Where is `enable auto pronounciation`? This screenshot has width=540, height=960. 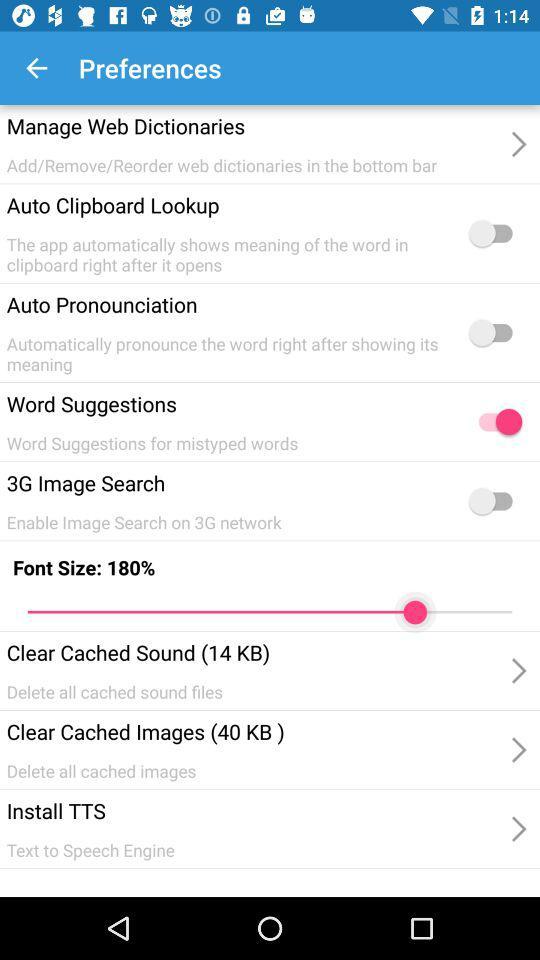
enable auto pronounciation is located at coordinates (494, 332).